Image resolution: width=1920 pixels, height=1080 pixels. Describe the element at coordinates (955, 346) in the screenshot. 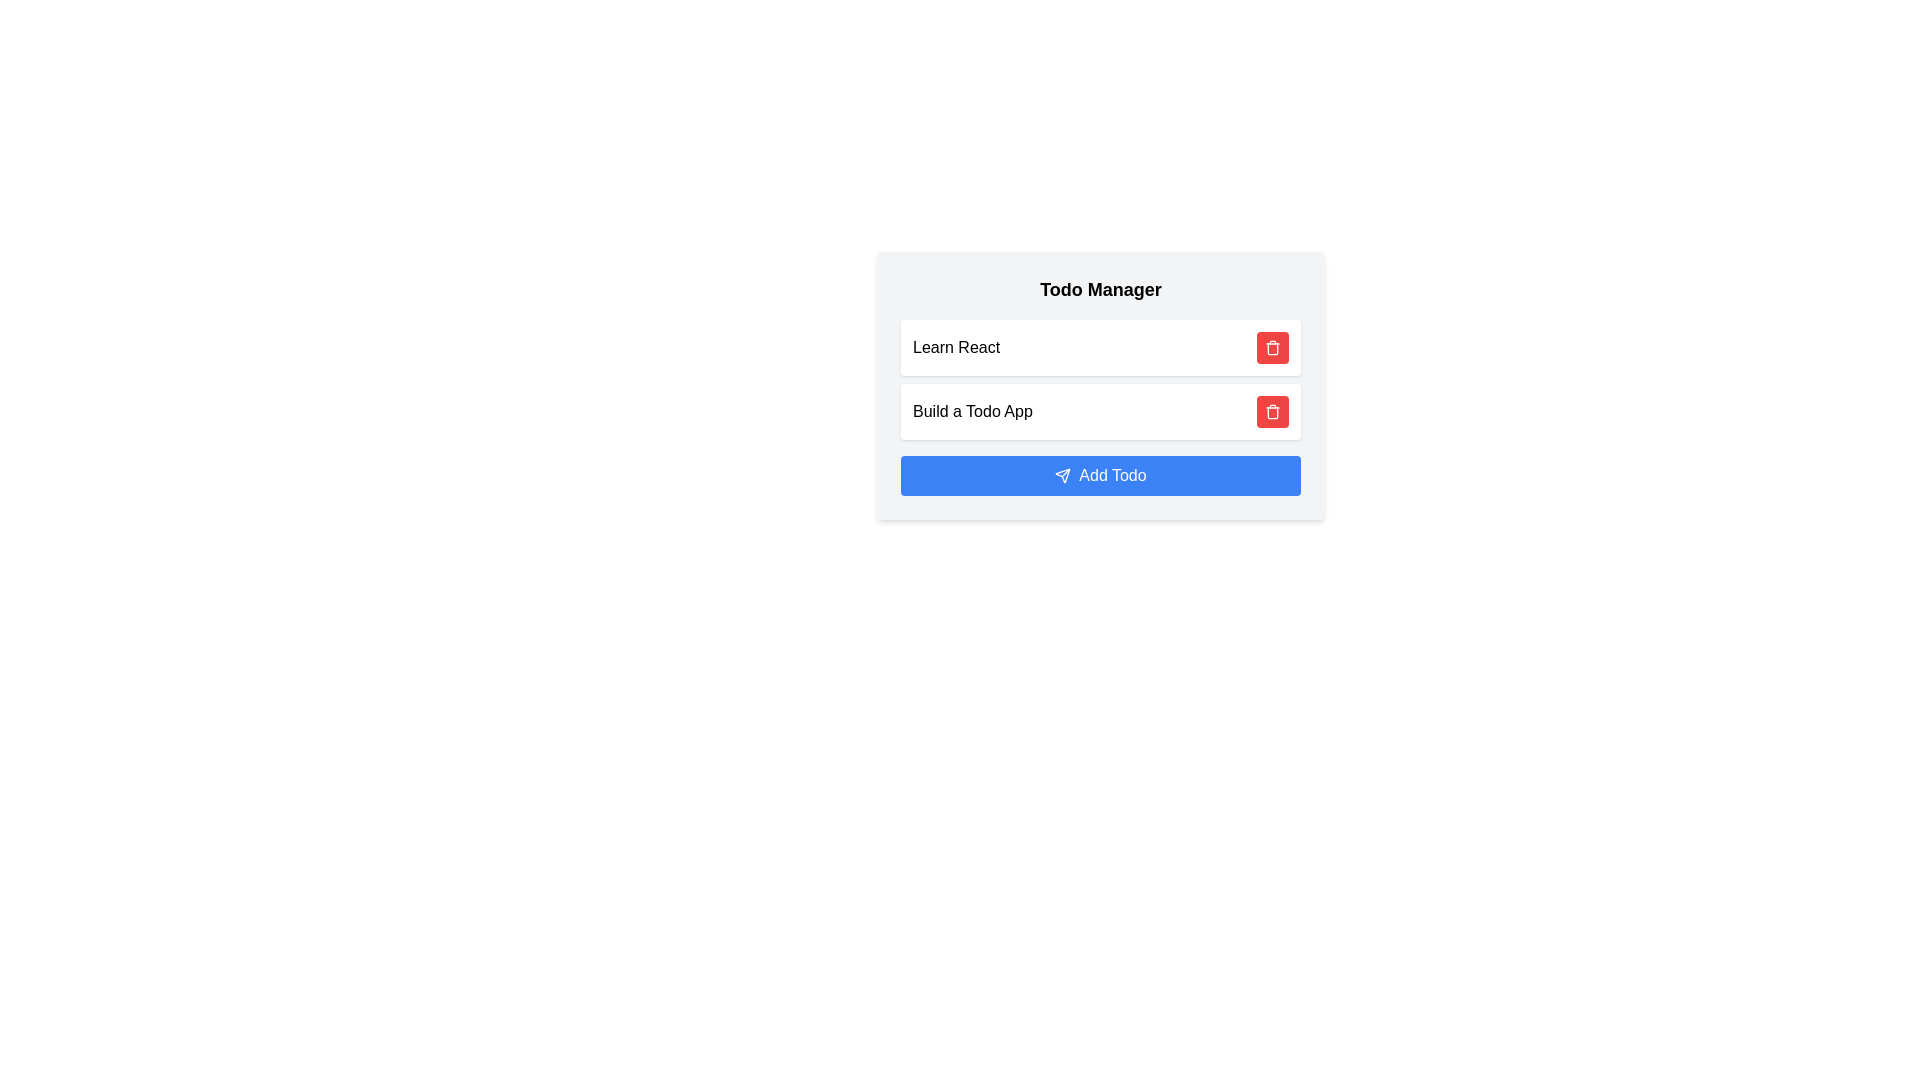

I see `on the 'Learn React' text element located in the first to-do entry under 'Todo Manager'` at that location.